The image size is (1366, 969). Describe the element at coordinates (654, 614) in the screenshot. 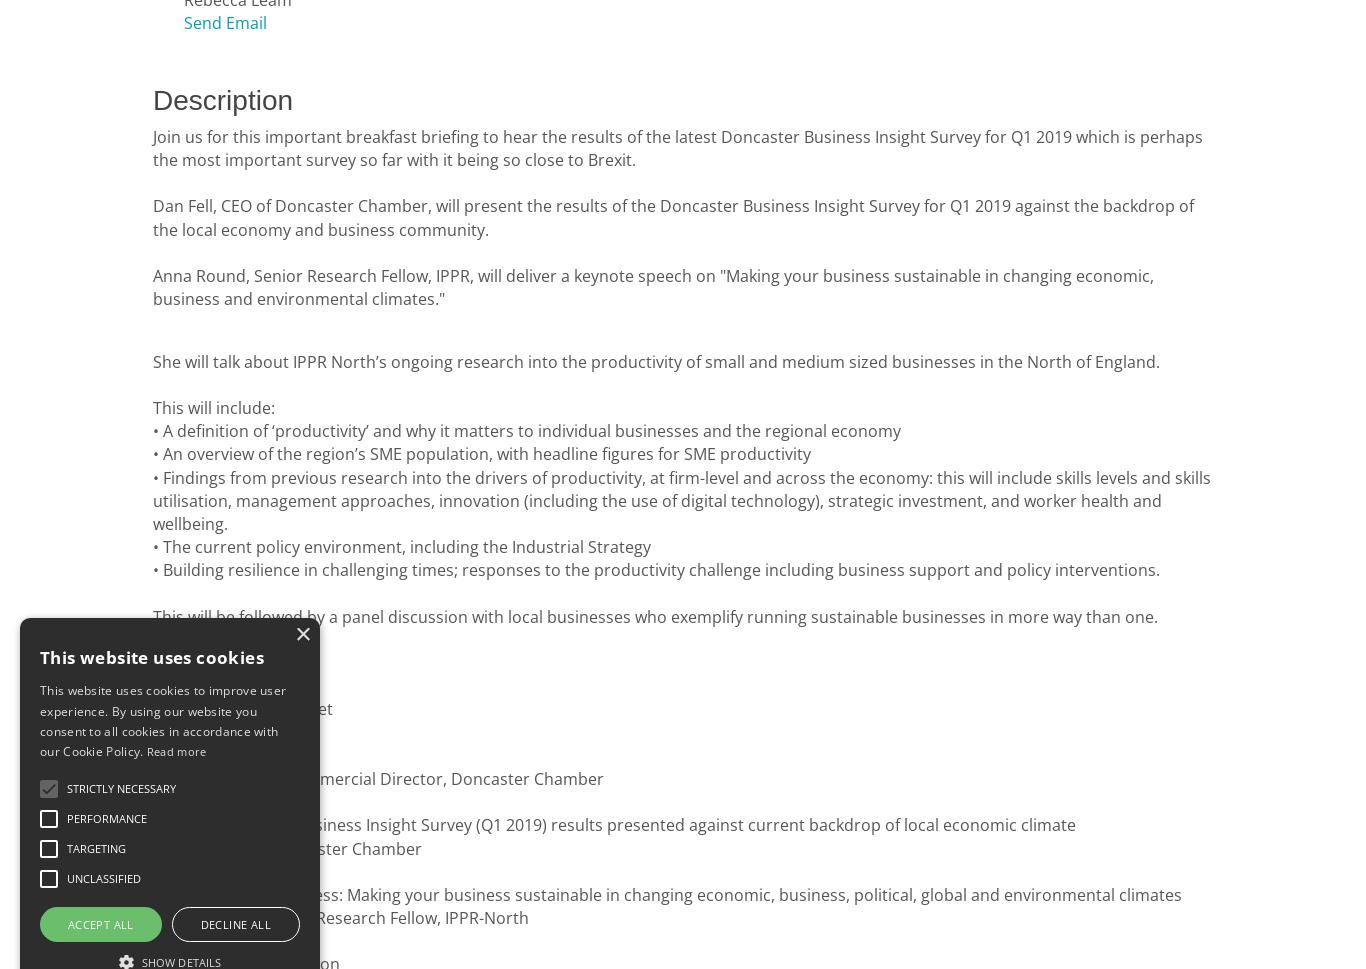

I see `'This will be followed by a panel discussion with local businesses who exemplify running sustainable businesses in more way than one.'` at that location.